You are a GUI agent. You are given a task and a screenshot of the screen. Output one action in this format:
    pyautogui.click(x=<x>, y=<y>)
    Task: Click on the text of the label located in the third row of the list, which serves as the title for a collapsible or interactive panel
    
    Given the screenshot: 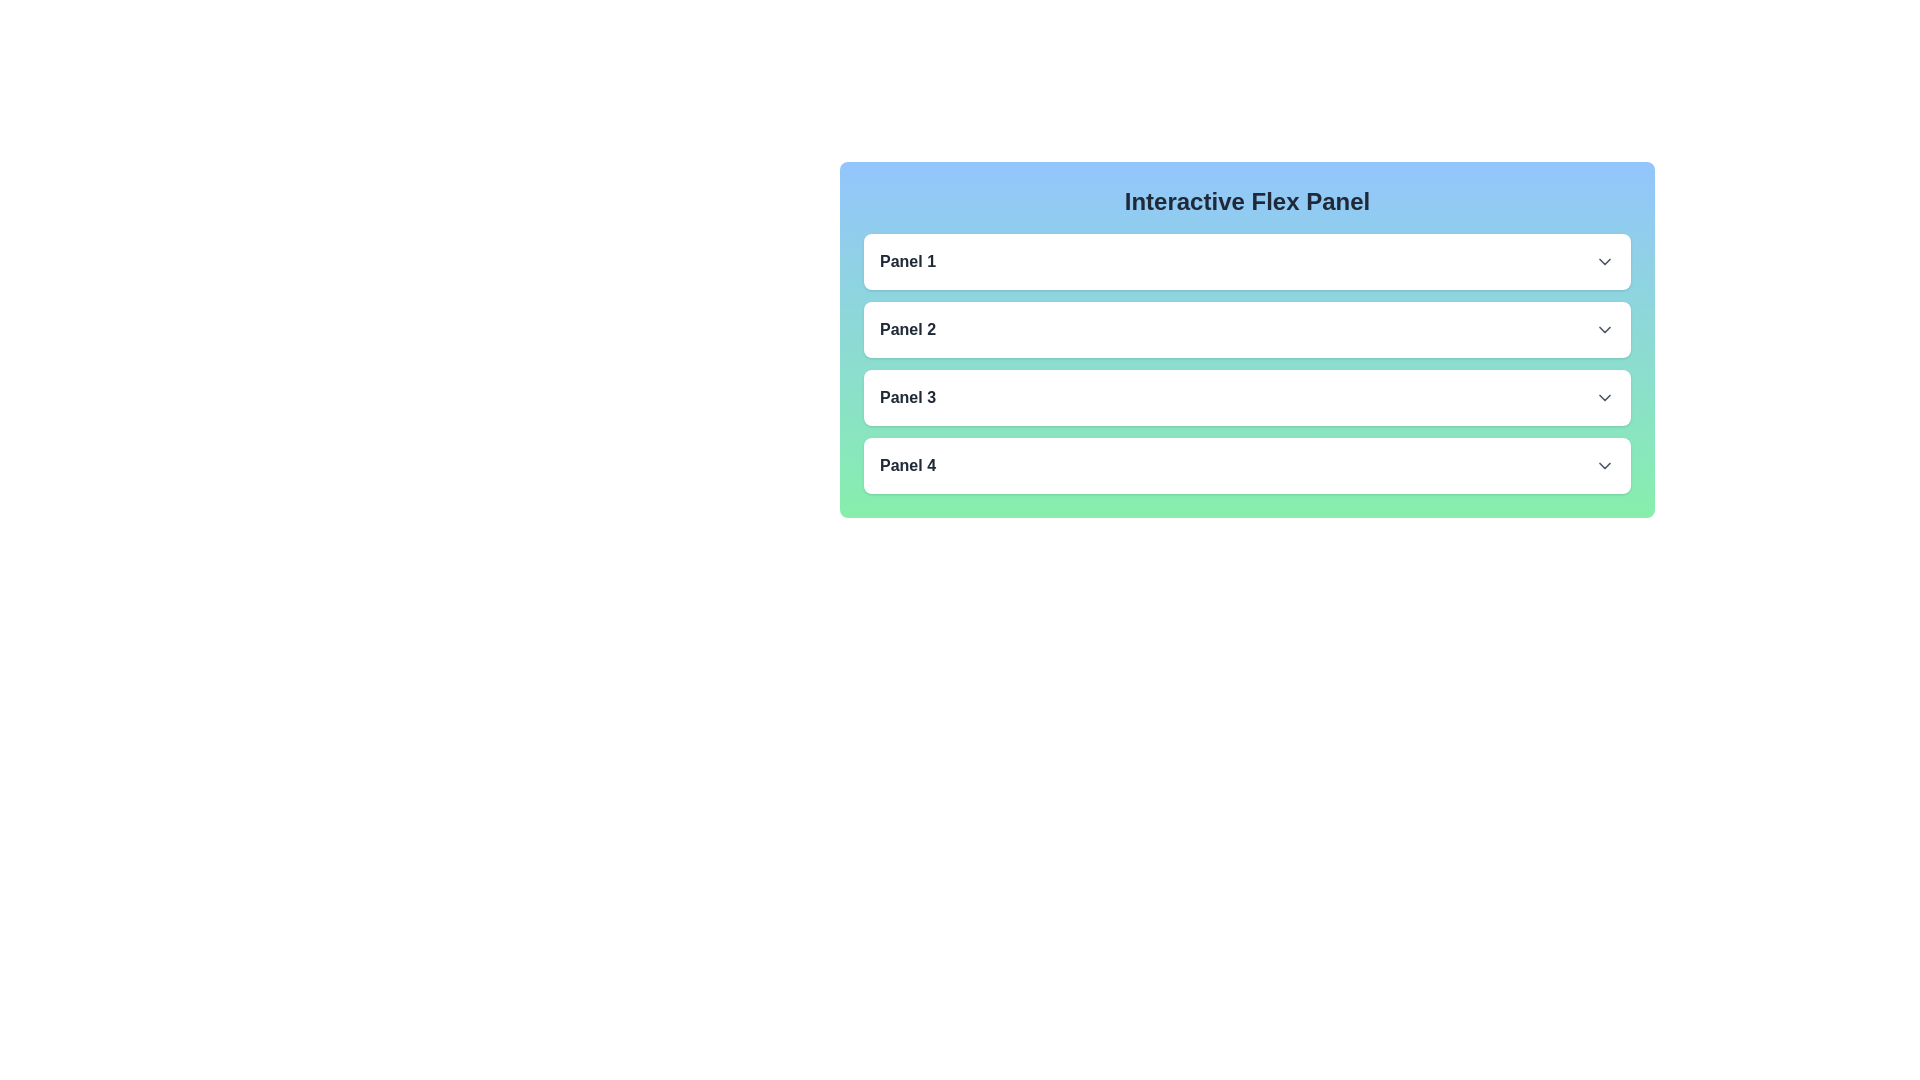 What is the action you would take?
    pyautogui.click(x=906, y=397)
    